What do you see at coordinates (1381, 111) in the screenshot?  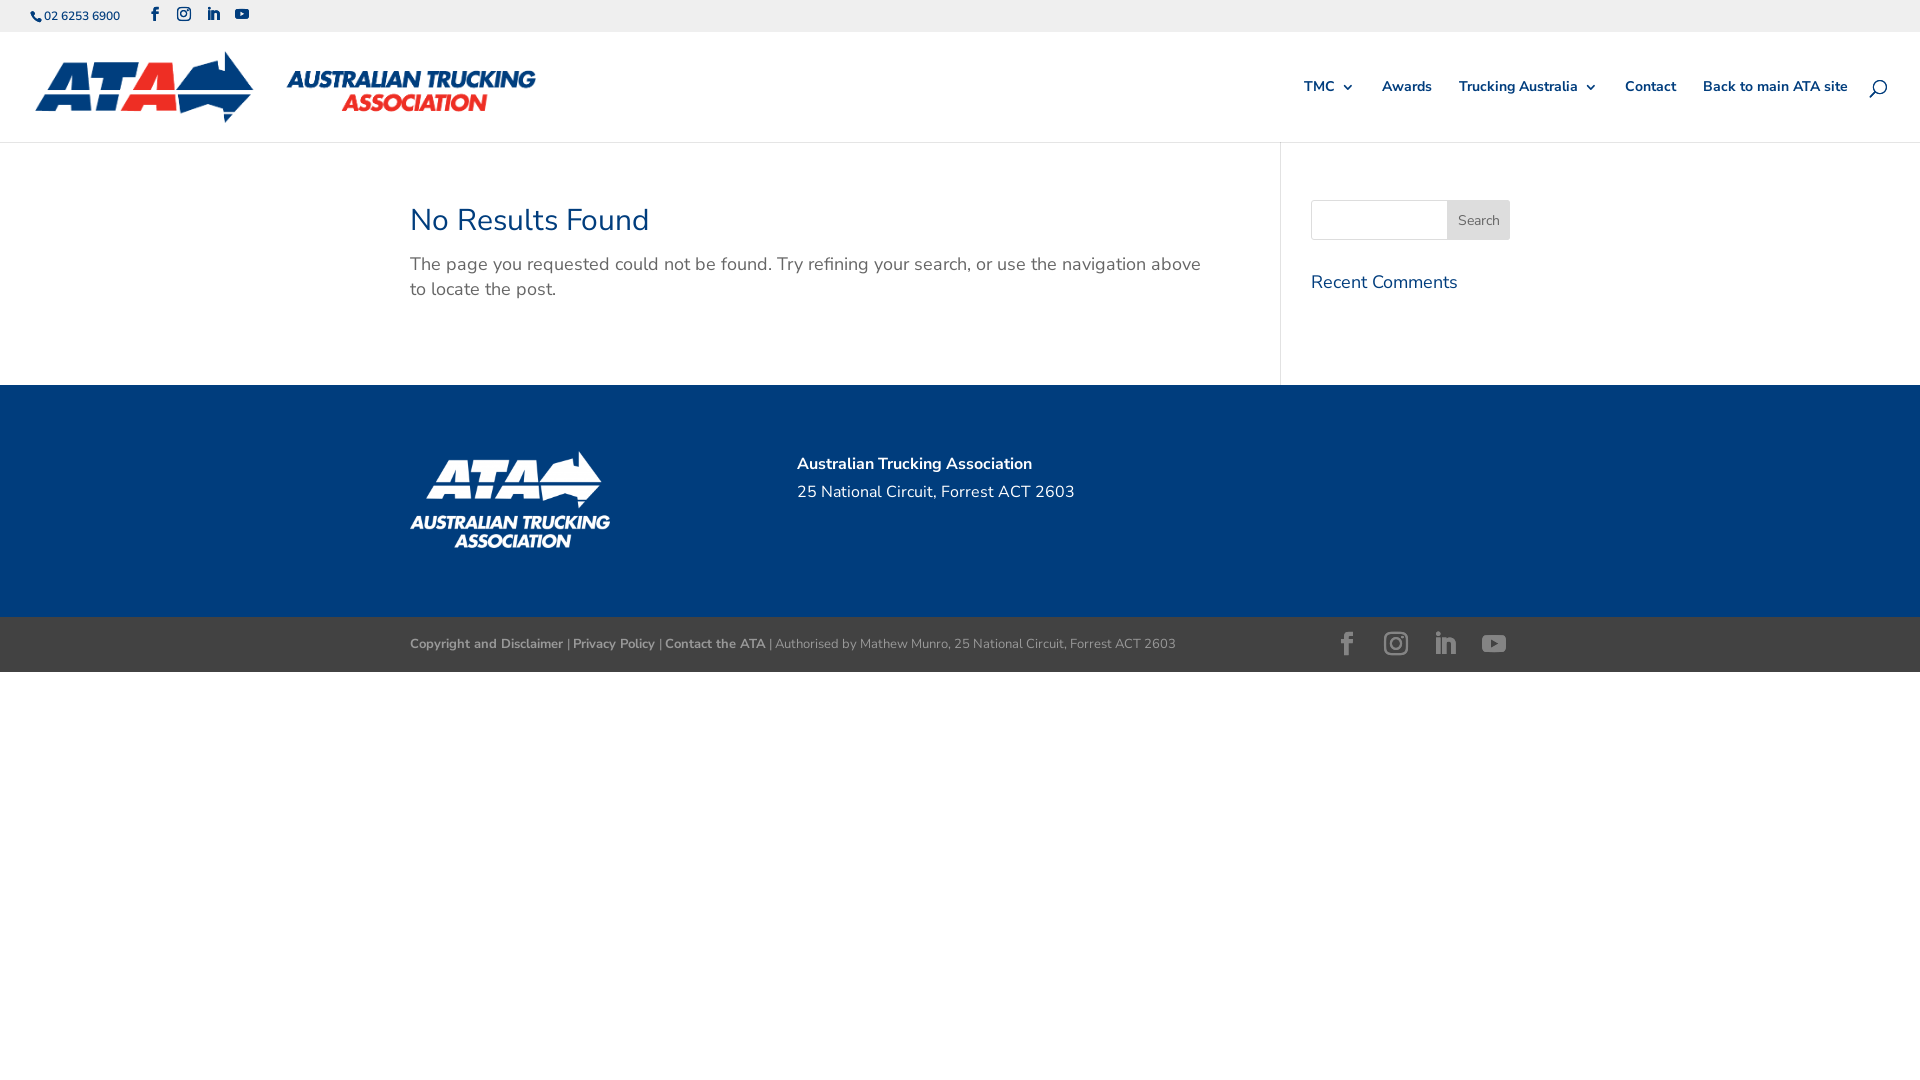 I see `'Awards'` at bounding box center [1381, 111].